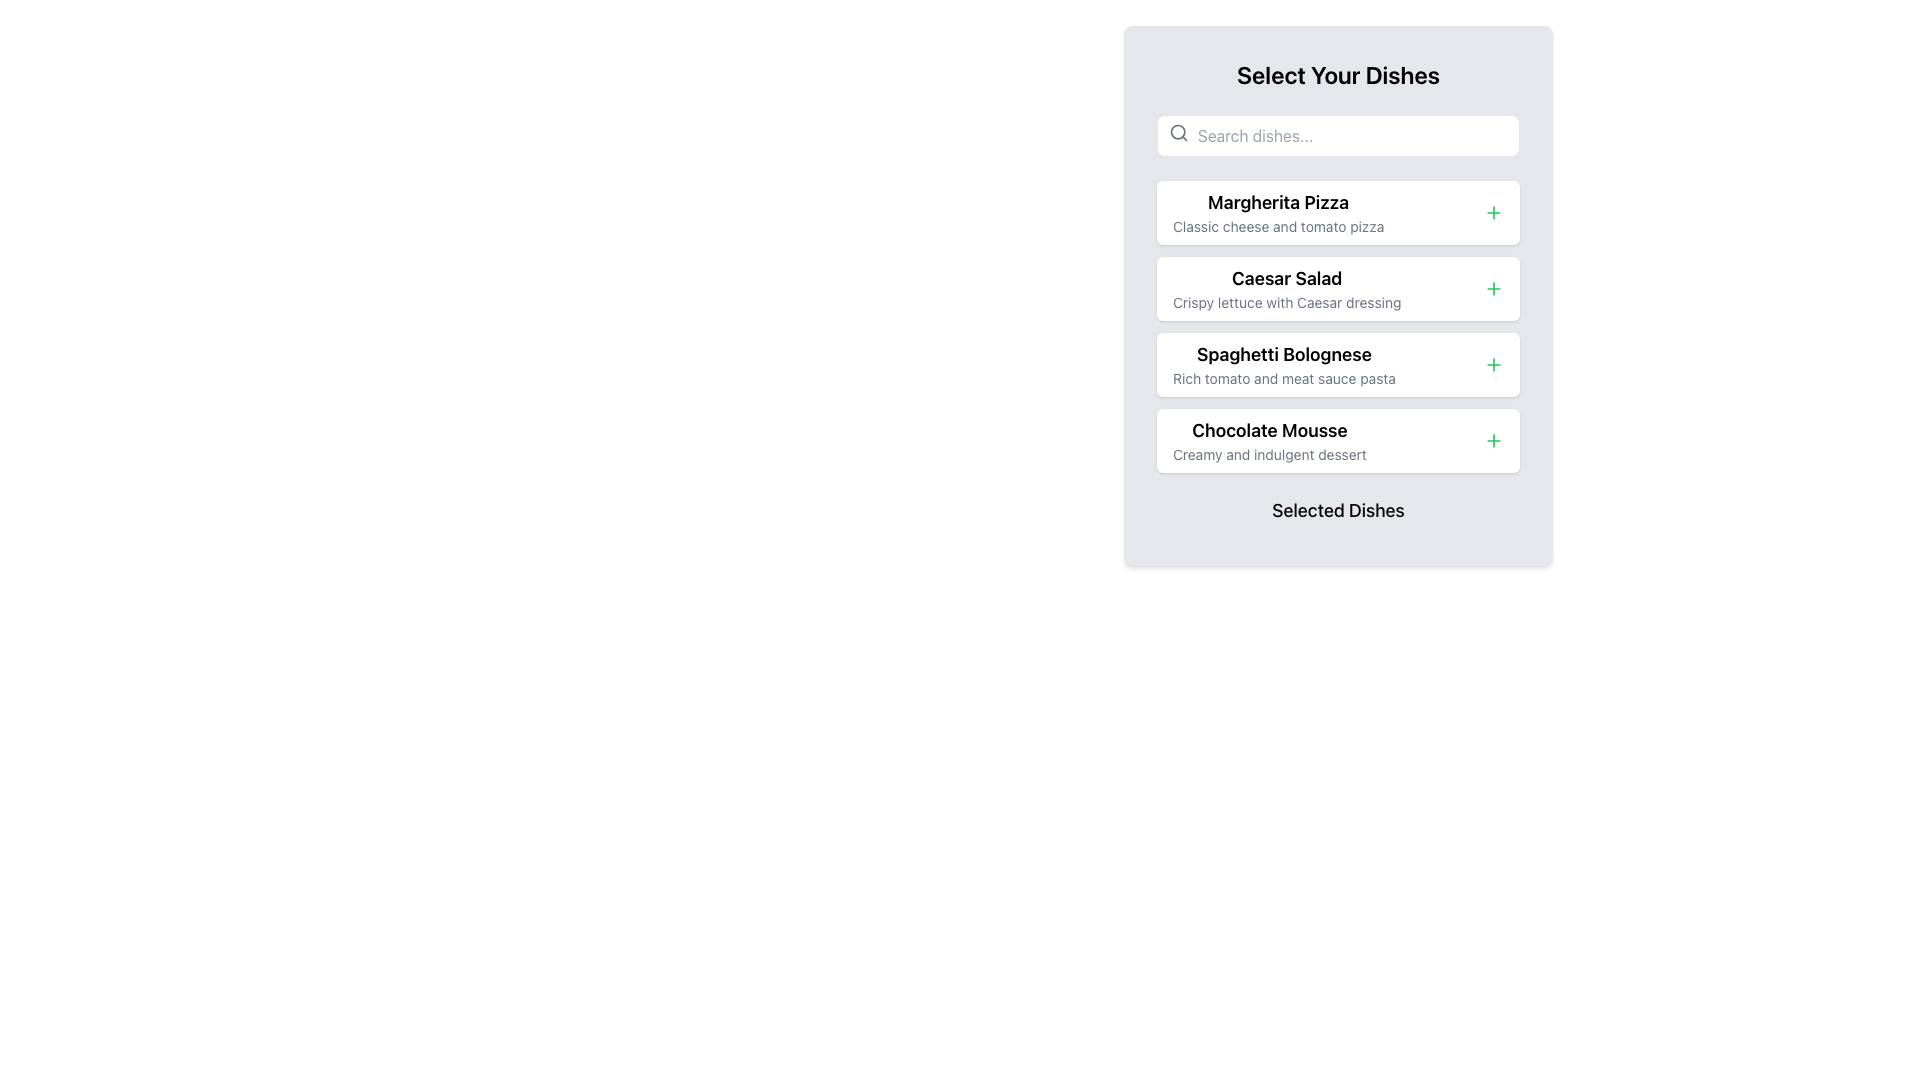  What do you see at coordinates (1287, 278) in the screenshot?
I see `the text label 'Caesar Salad' which serves as the title for the dish in the 'Select Your Dishes' section, positioned above the description of the dish` at bounding box center [1287, 278].